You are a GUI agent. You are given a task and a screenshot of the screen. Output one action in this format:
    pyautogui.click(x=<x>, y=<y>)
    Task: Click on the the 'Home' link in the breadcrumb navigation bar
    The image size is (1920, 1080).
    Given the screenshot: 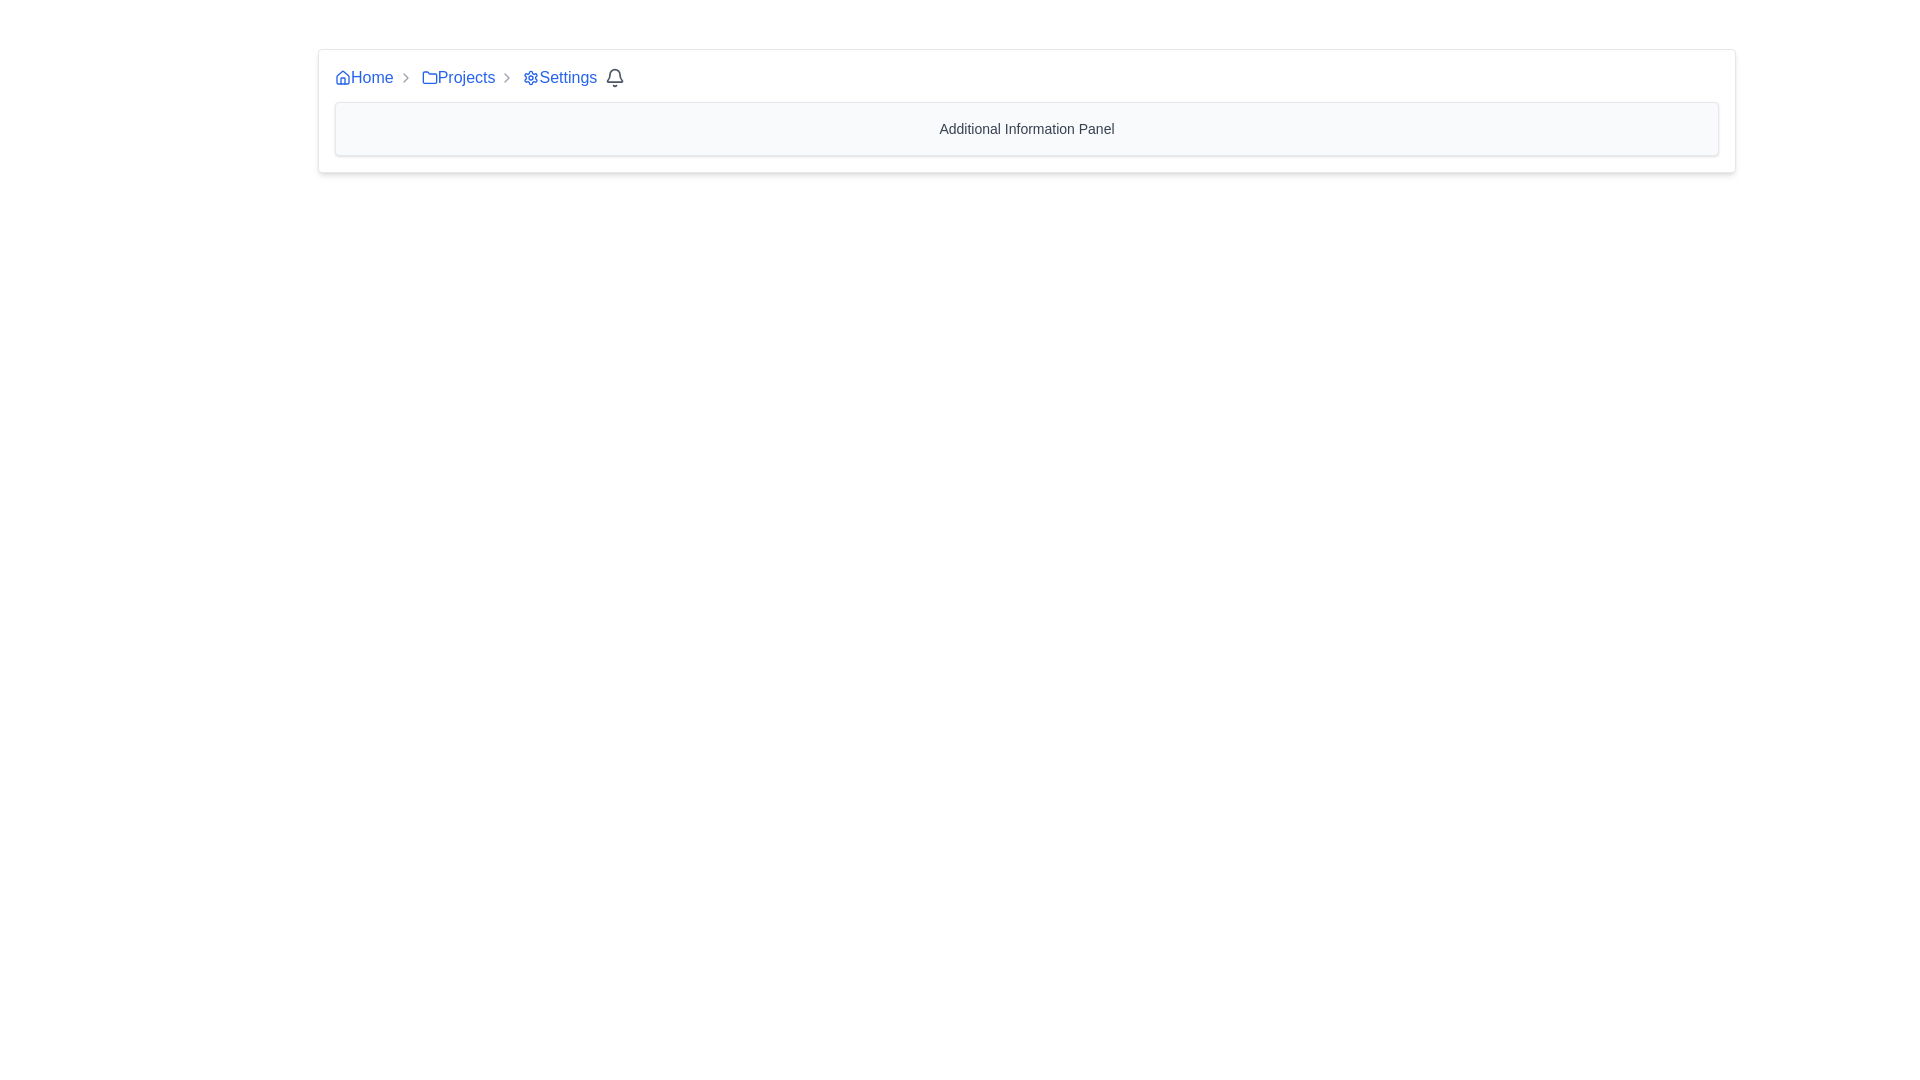 What is the action you would take?
    pyautogui.click(x=364, y=76)
    